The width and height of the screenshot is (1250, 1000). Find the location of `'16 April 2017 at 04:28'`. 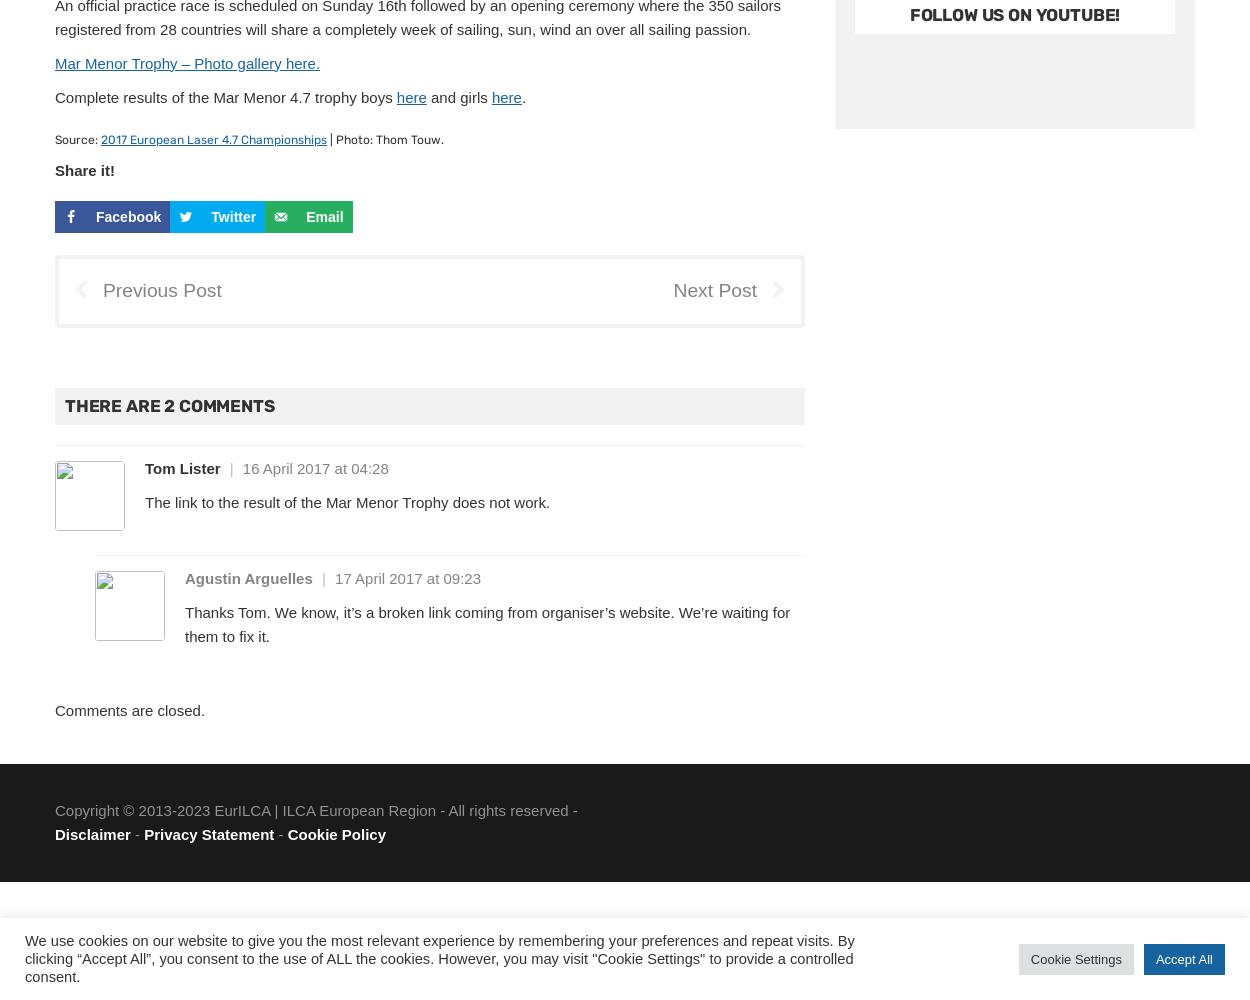

'16 April 2017 at 04:28' is located at coordinates (314, 467).